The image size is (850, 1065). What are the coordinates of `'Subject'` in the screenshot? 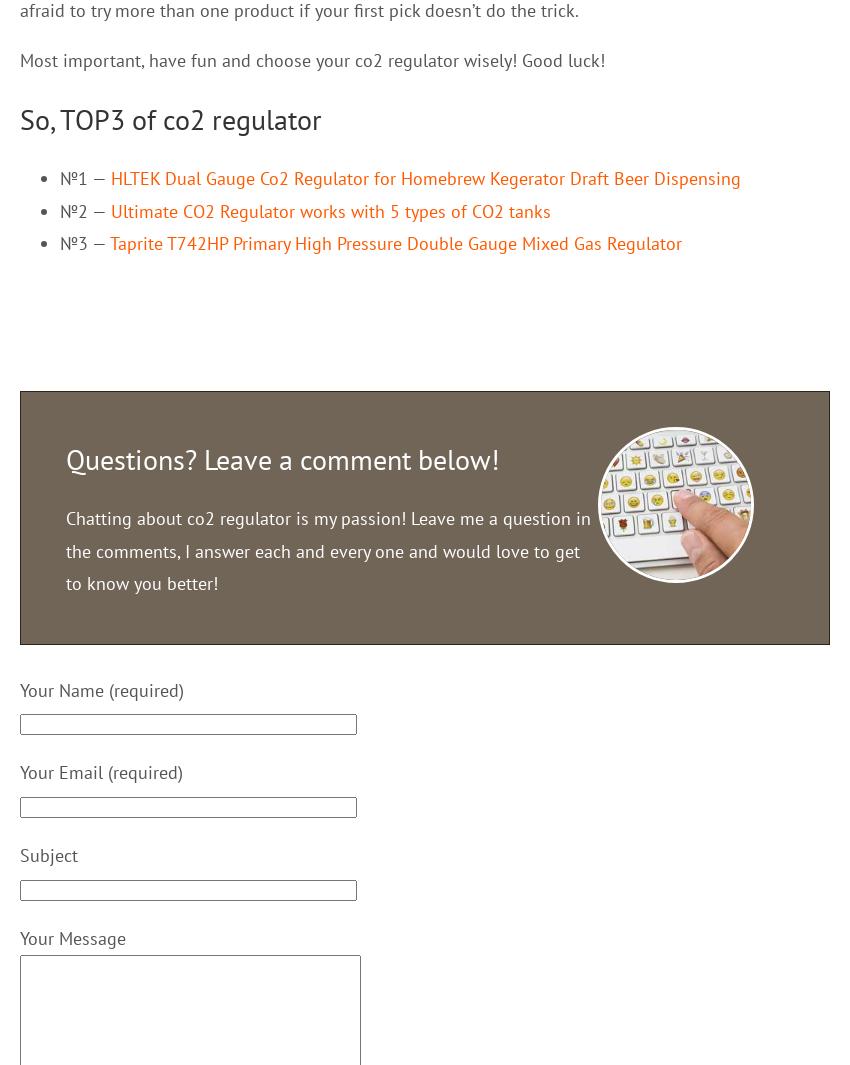 It's located at (48, 855).